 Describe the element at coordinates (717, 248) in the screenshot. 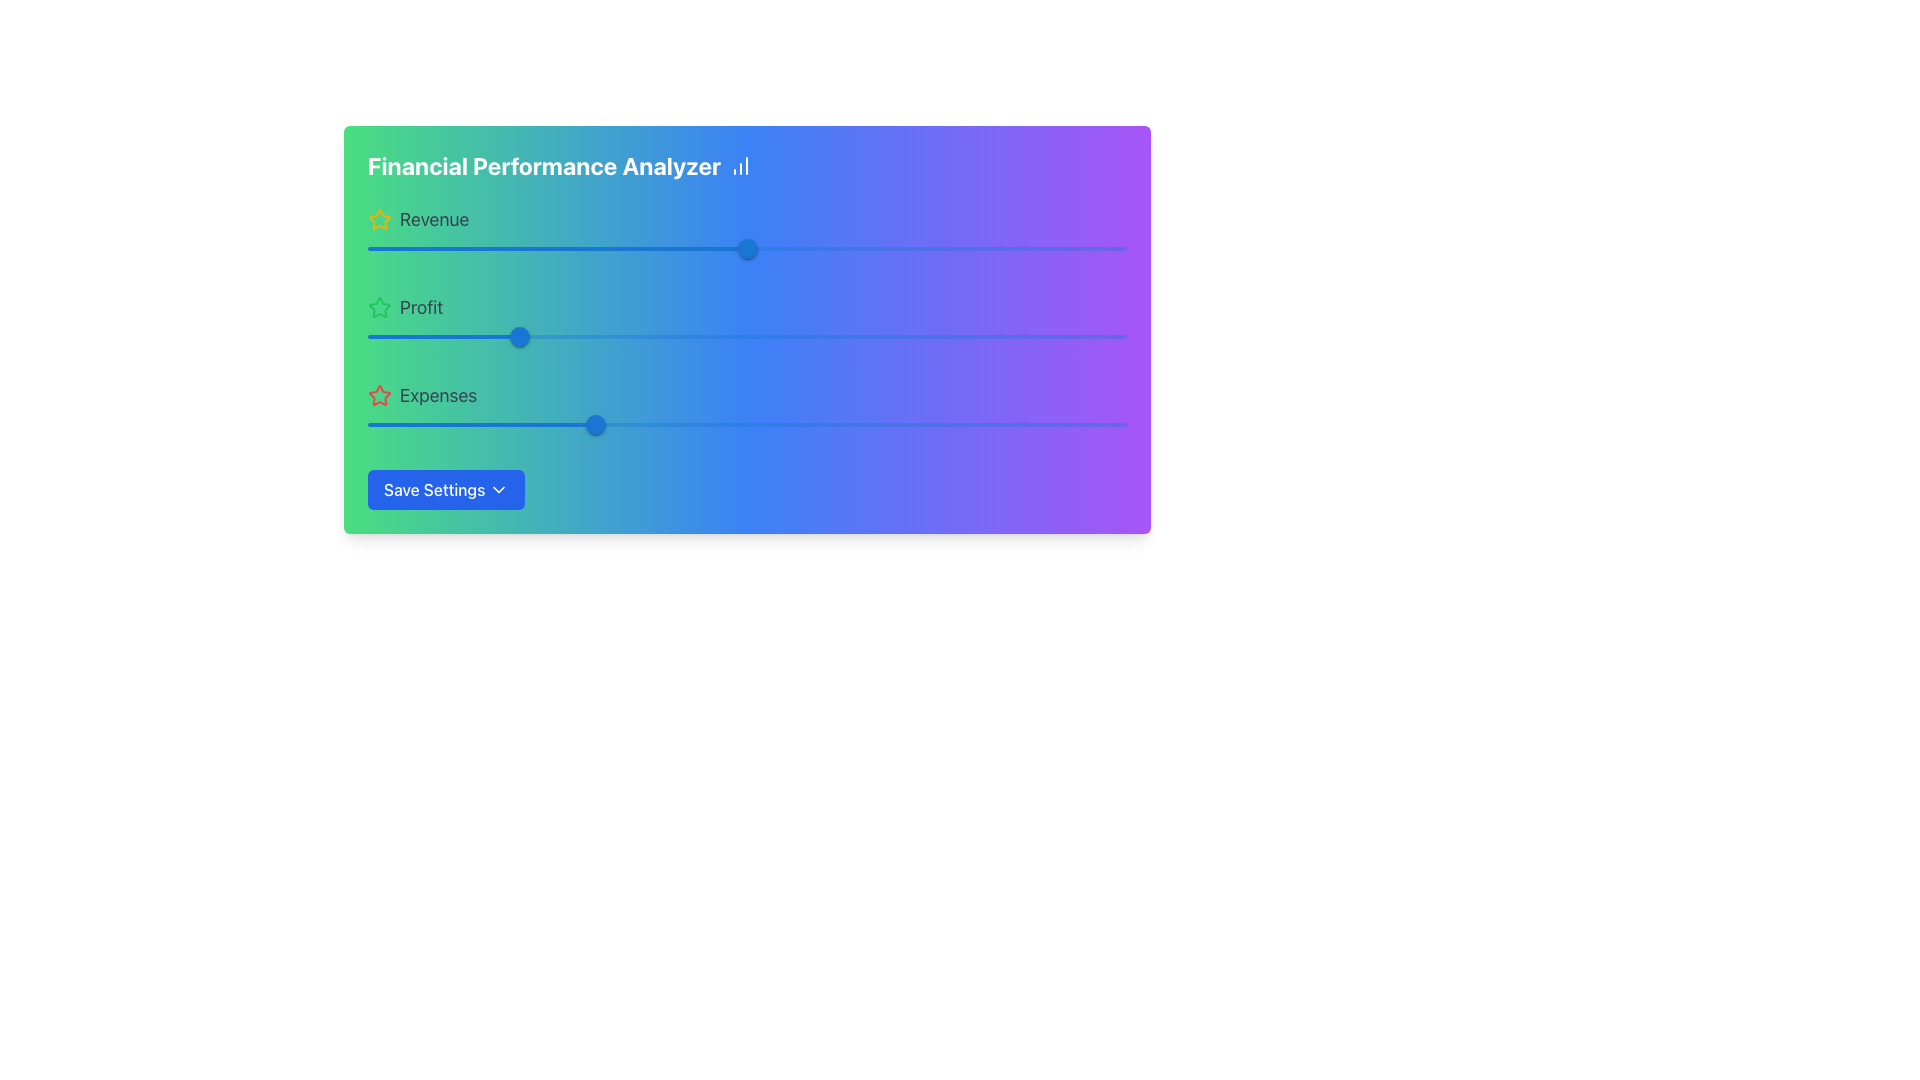

I see `the Revenue slider` at that location.